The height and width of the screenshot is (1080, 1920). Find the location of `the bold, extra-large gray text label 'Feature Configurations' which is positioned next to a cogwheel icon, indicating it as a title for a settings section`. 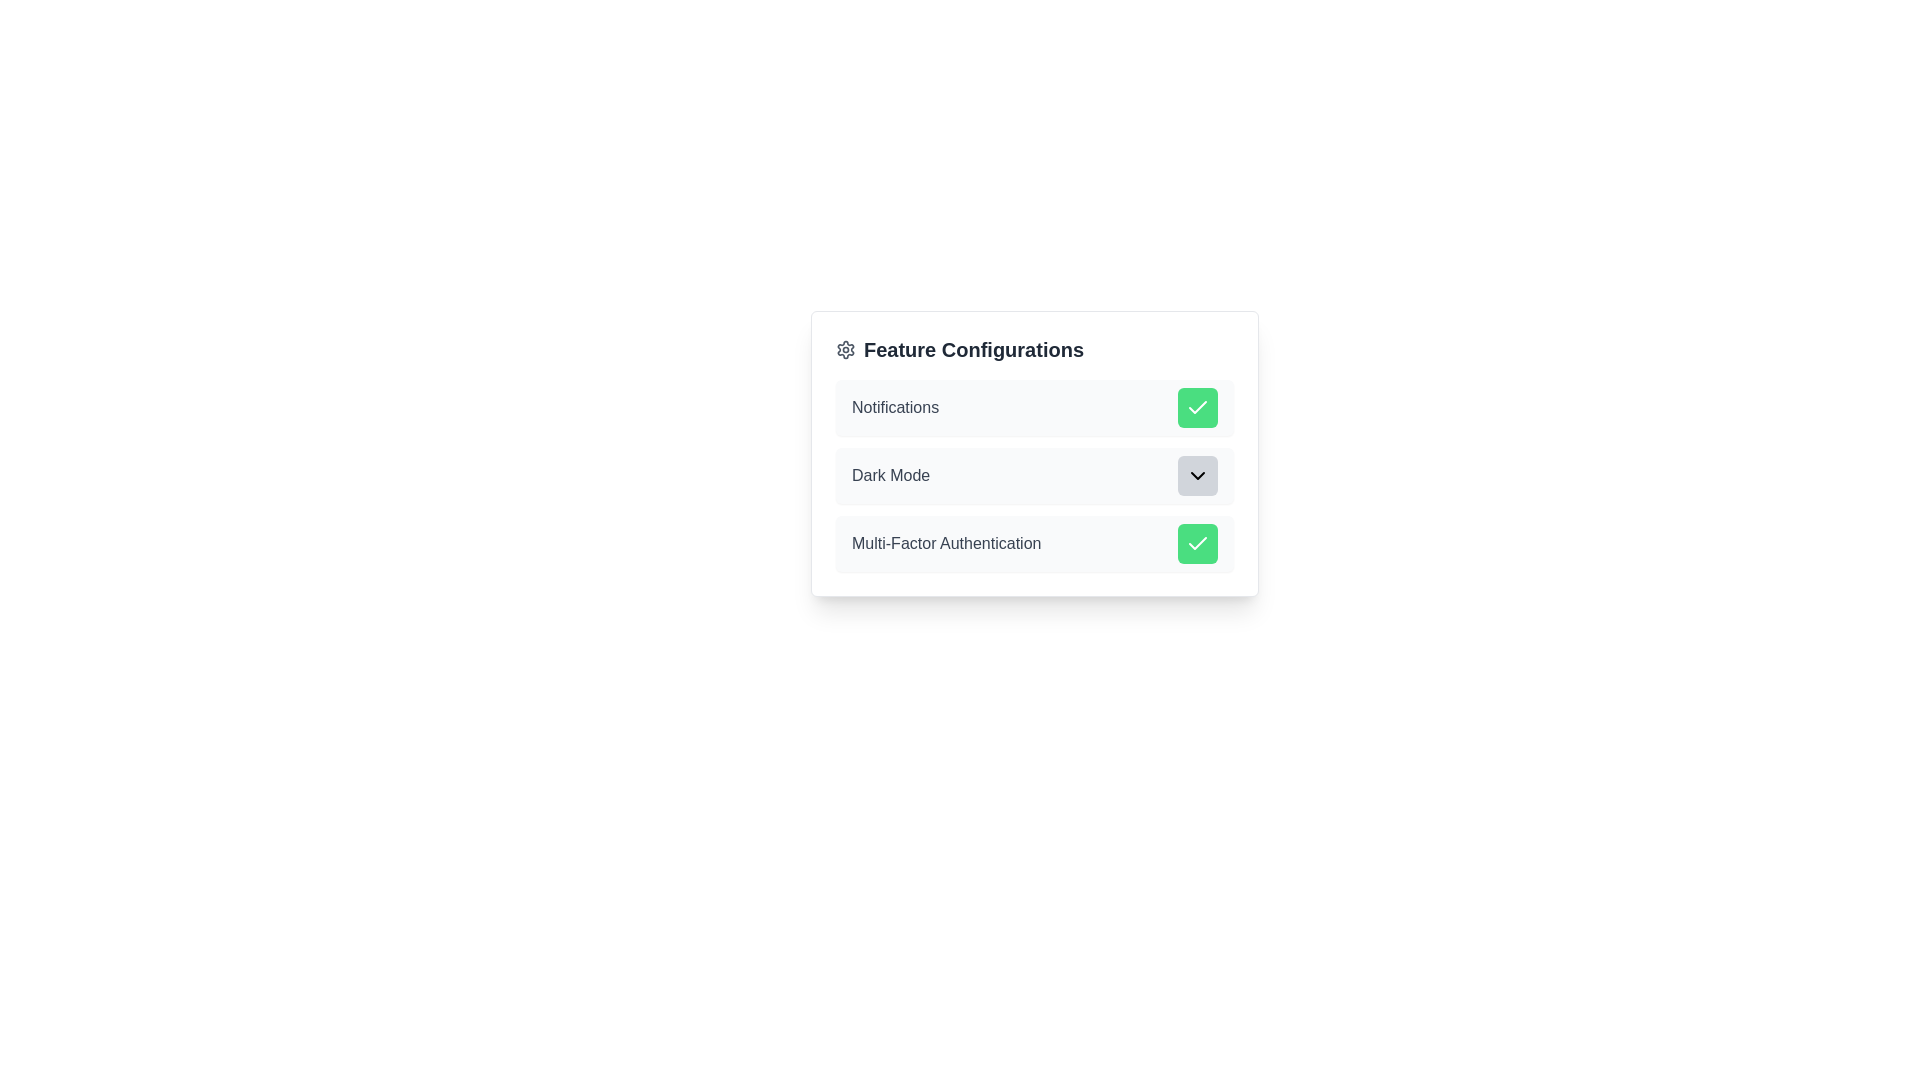

the bold, extra-large gray text label 'Feature Configurations' which is positioned next to a cogwheel icon, indicating it as a title for a settings section is located at coordinates (974, 349).